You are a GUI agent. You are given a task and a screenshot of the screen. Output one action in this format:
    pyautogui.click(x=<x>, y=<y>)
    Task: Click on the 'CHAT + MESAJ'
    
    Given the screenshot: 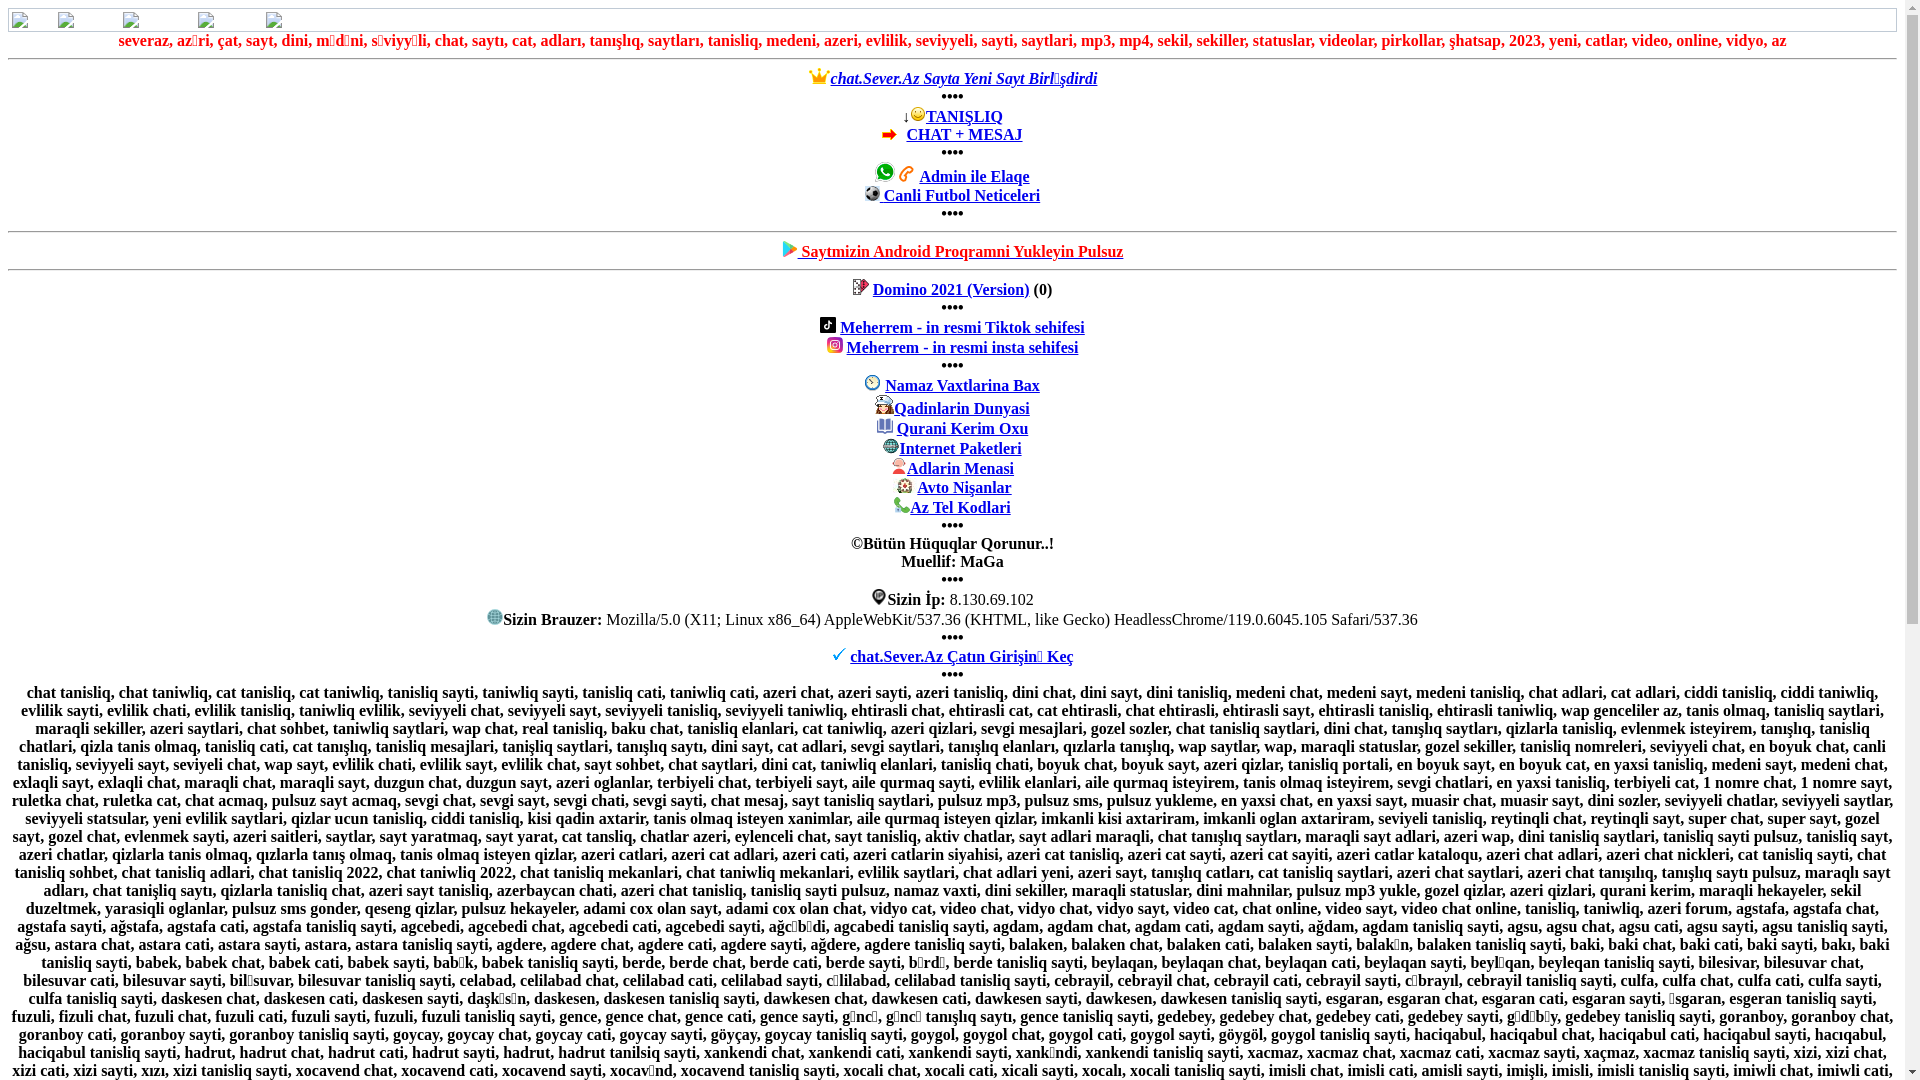 What is the action you would take?
    pyautogui.click(x=964, y=134)
    